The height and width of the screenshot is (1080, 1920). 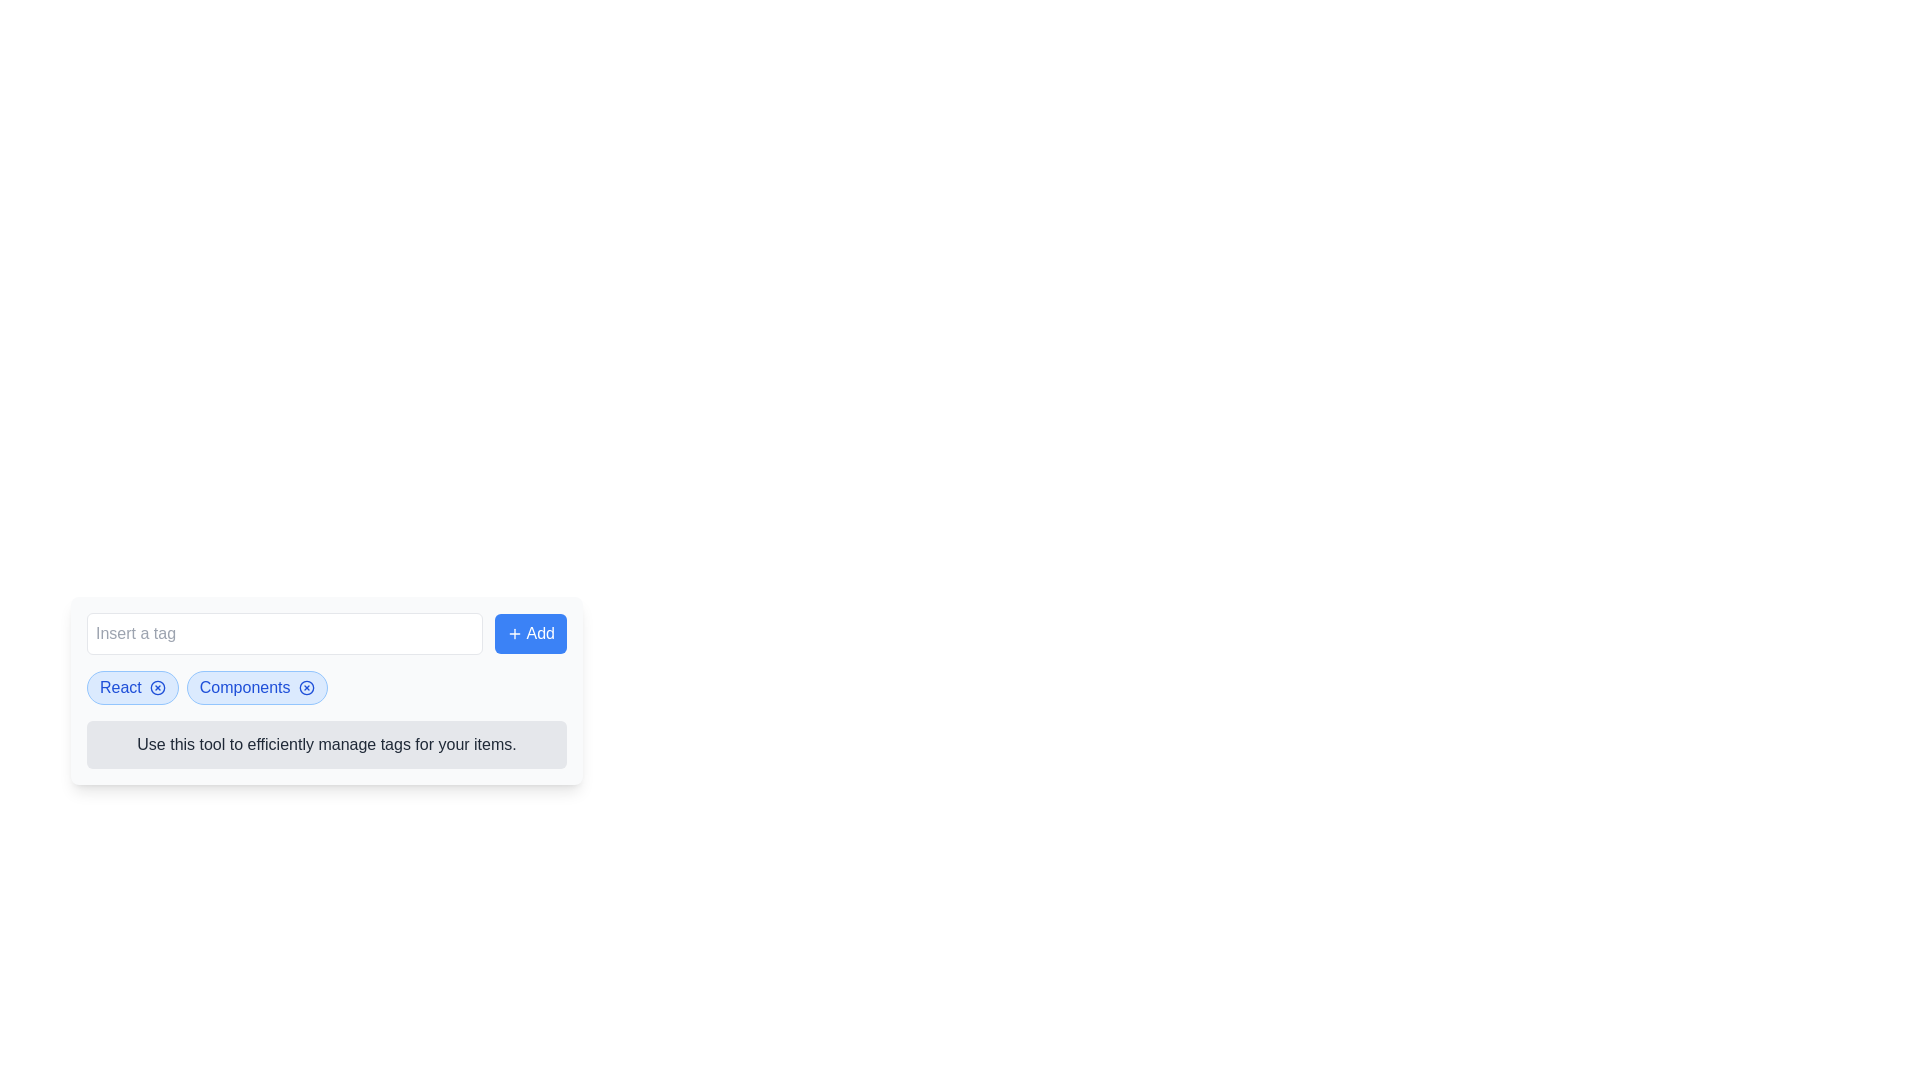 What do you see at coordinates (326, 744) in the screenshot?
I see `the Informational Text that provides instructions for managing tags efficiently, located below the selectable tags and input field` at bounding box center [326, 744].